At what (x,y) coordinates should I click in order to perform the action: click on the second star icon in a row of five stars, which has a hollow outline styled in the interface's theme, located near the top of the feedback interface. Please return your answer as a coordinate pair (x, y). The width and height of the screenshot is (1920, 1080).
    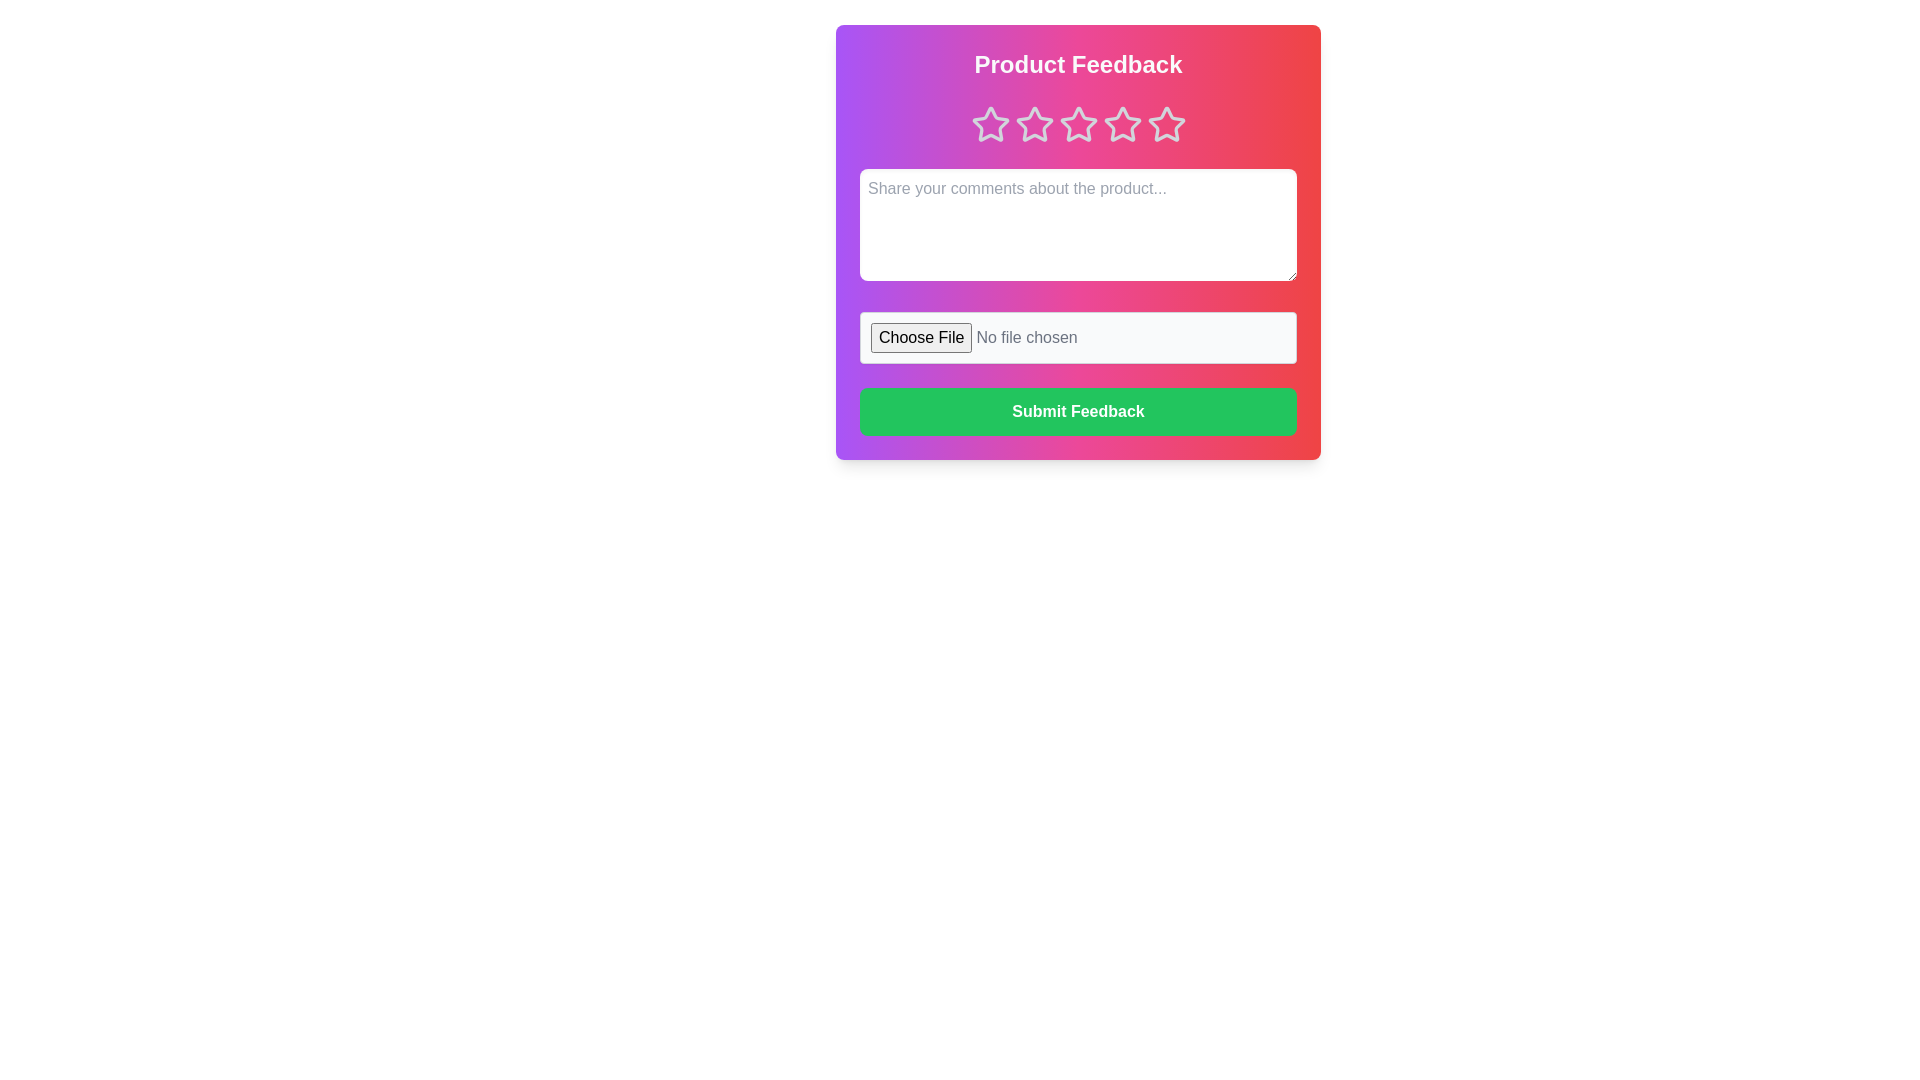
    Looking at the image, I should click on (1034, 124).